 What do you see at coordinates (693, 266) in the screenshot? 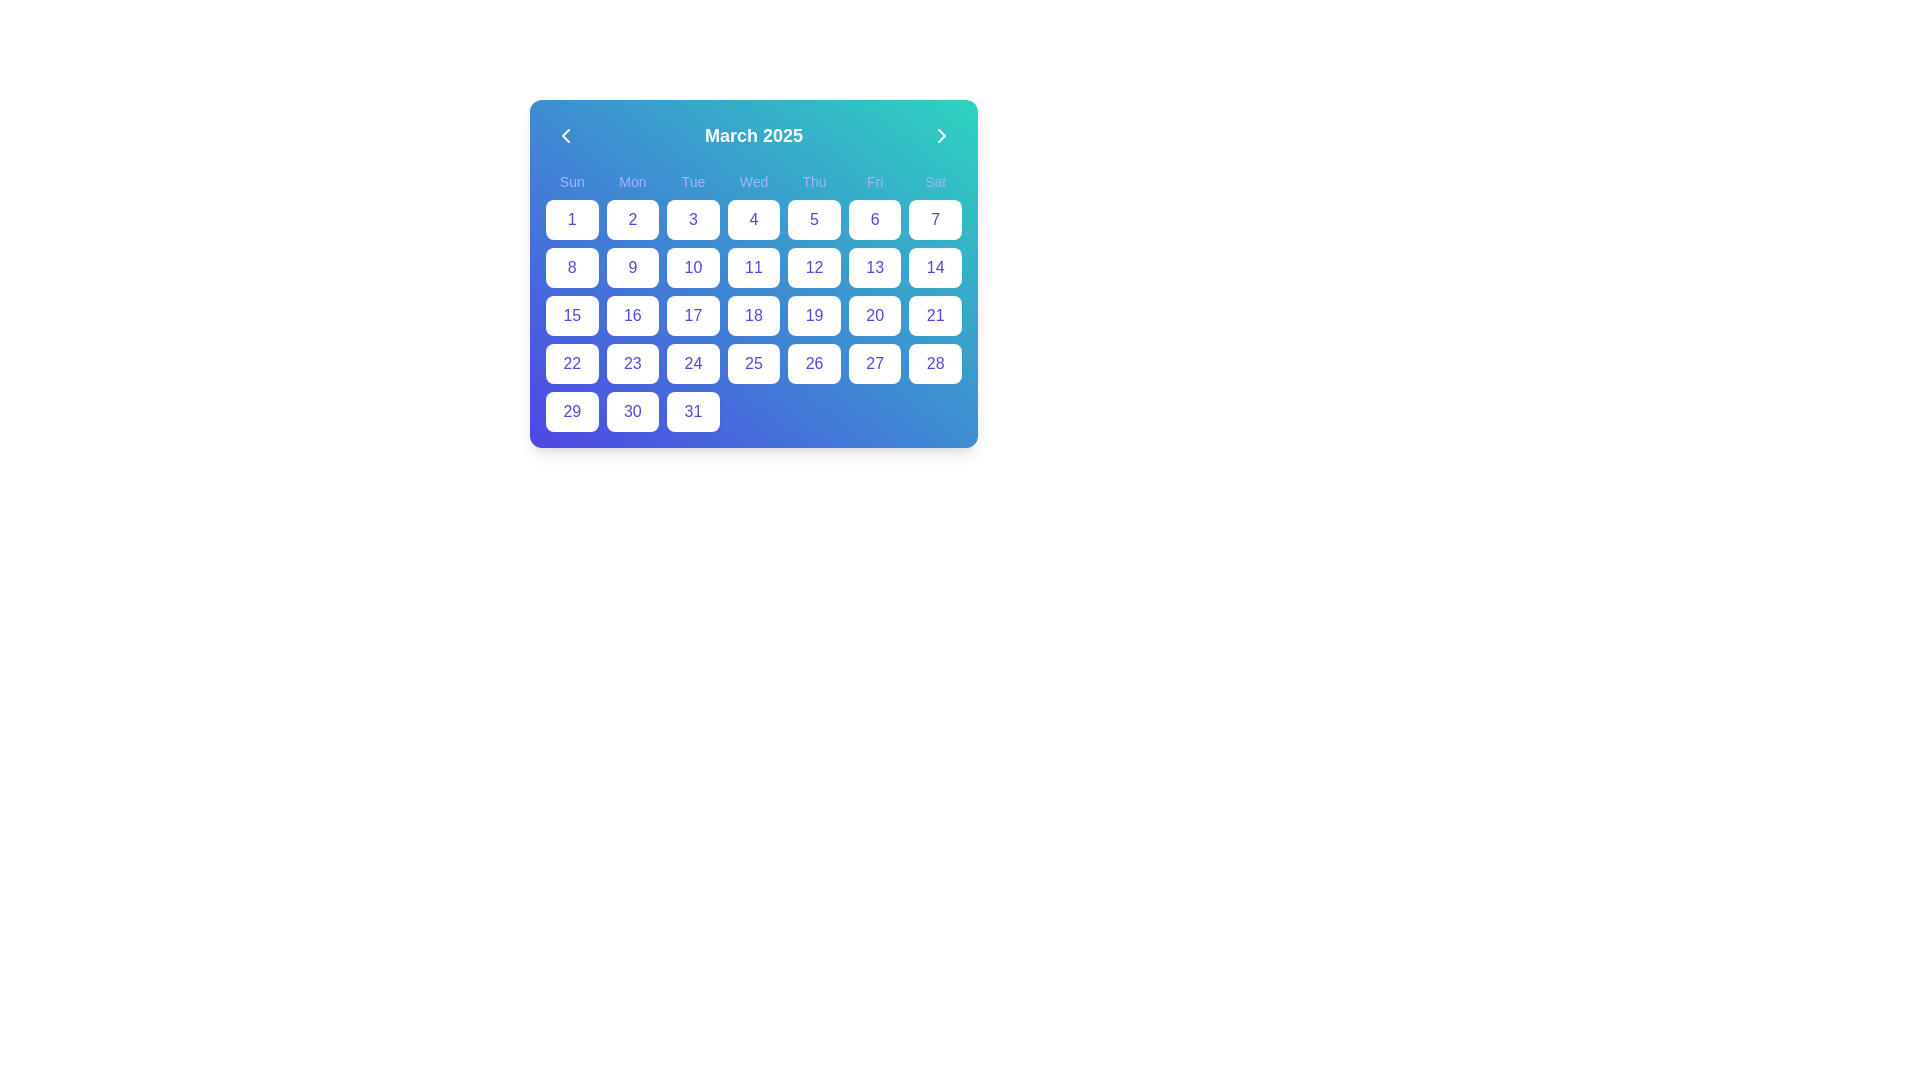
I see `the rounded rectangular button displaying '10' in bold indigo font located in the fourth column of the second row of the calendar grid` at bounding box center [693, 266].